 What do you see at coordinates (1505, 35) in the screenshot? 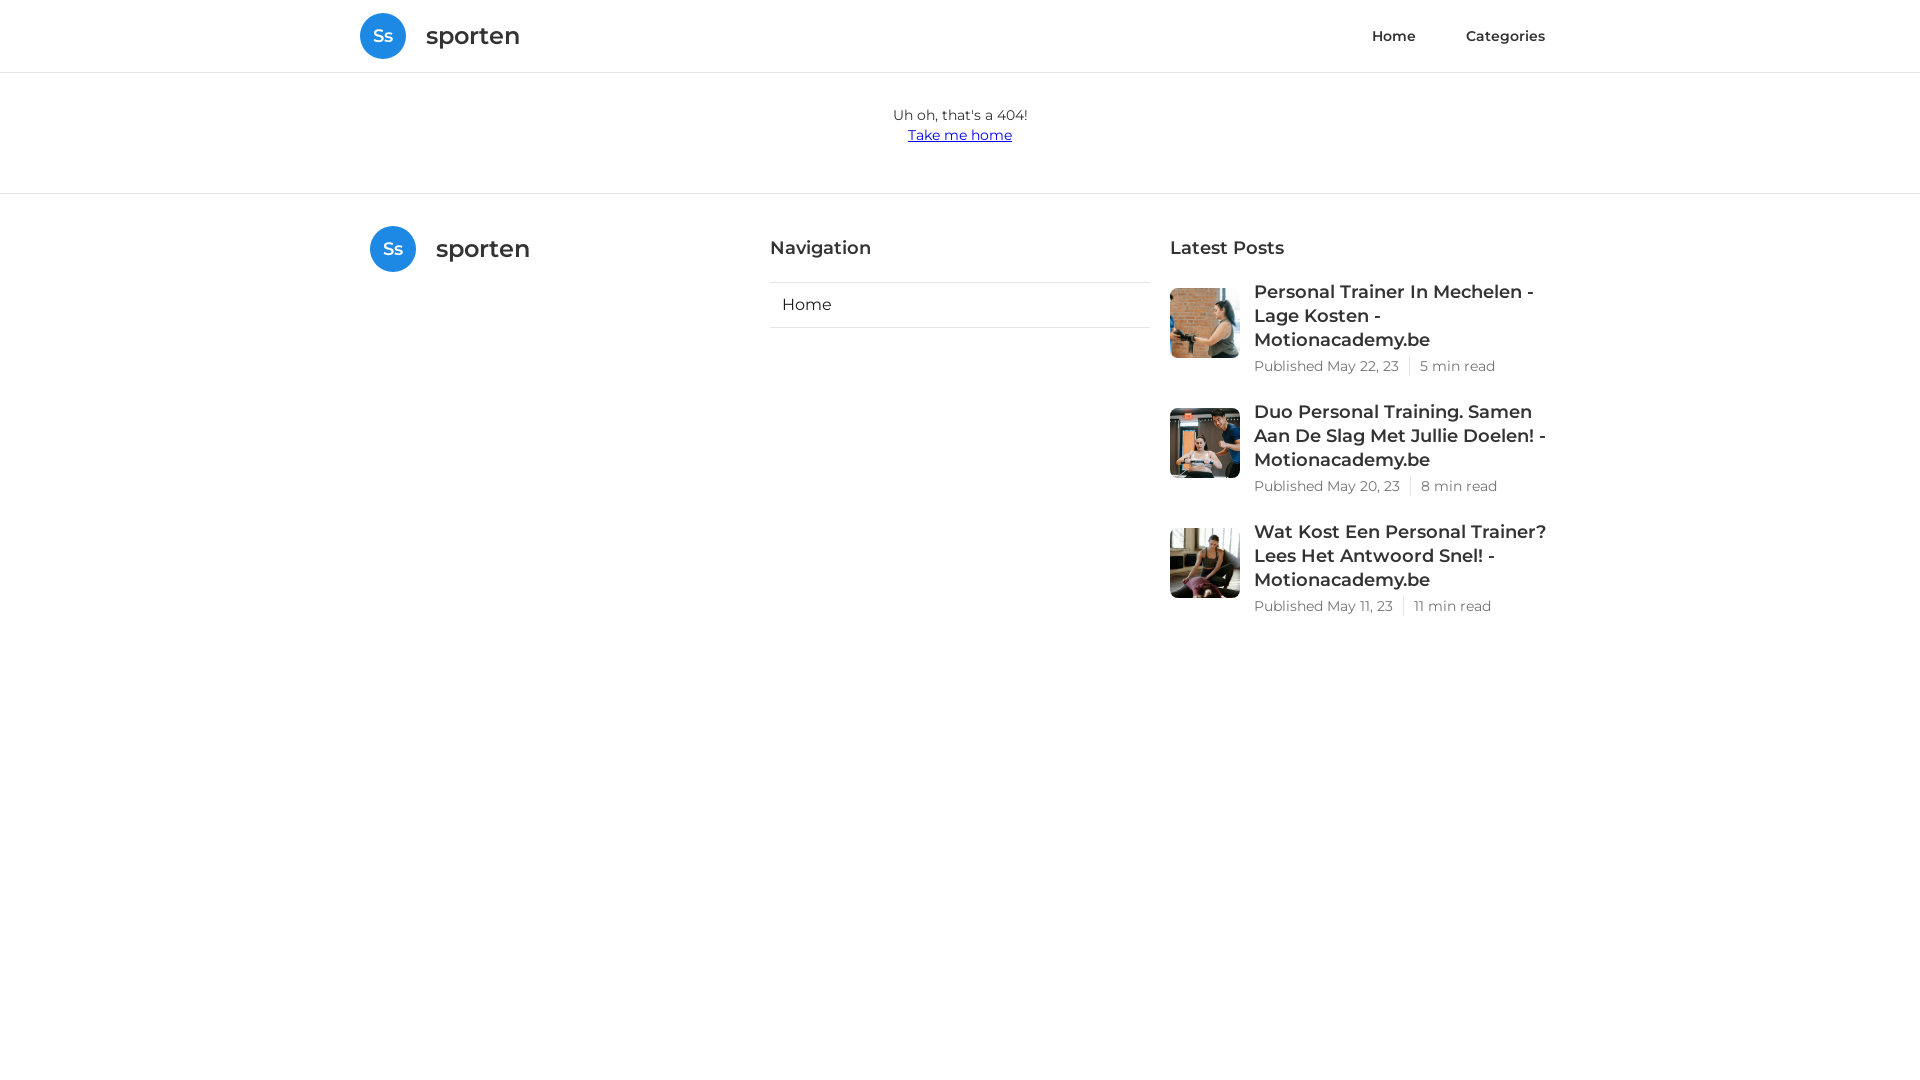
I see `'Categories'` at bounding box center [1505, 35].